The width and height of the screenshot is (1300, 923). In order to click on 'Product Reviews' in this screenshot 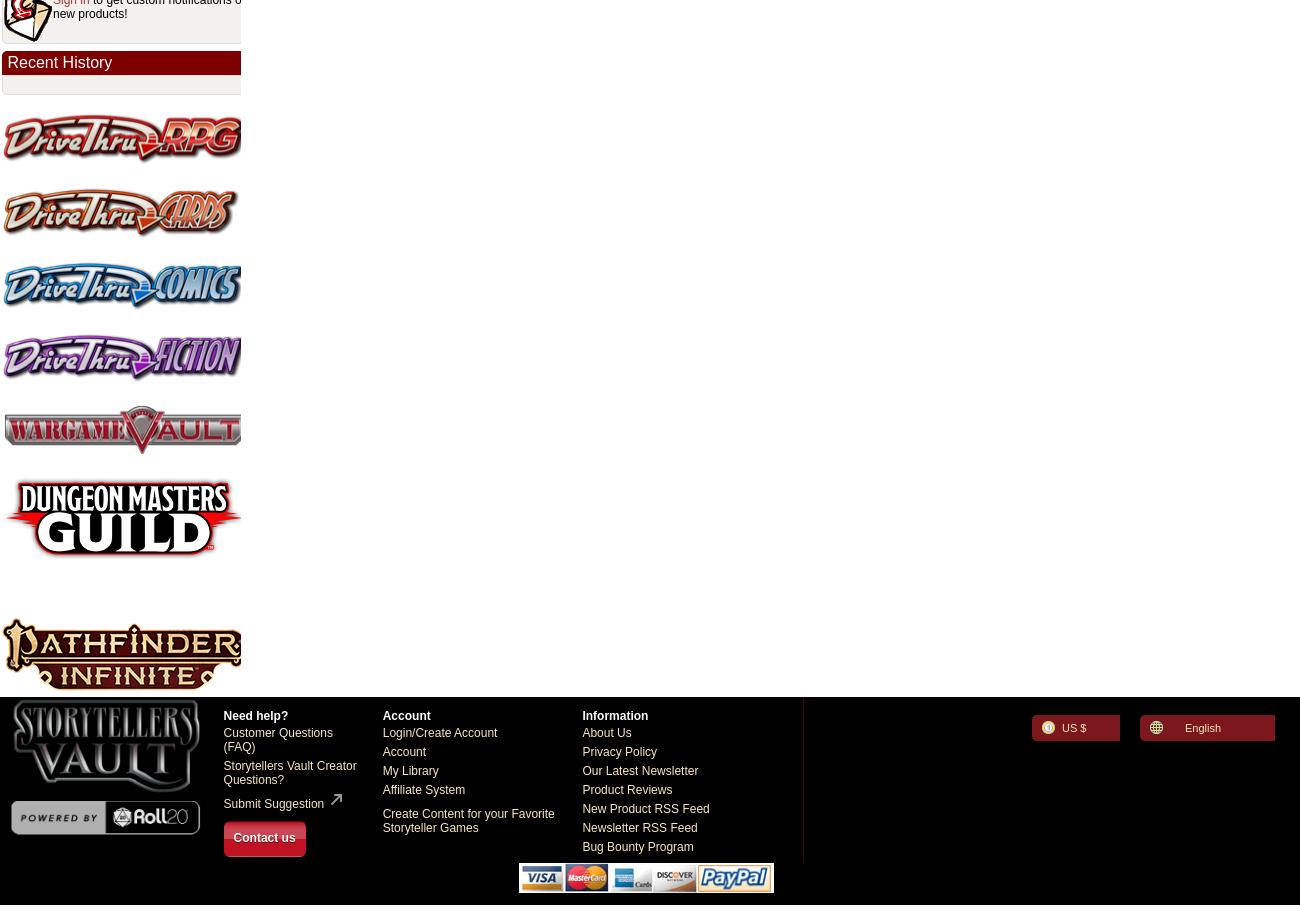, I will do `click(626, 788)`.